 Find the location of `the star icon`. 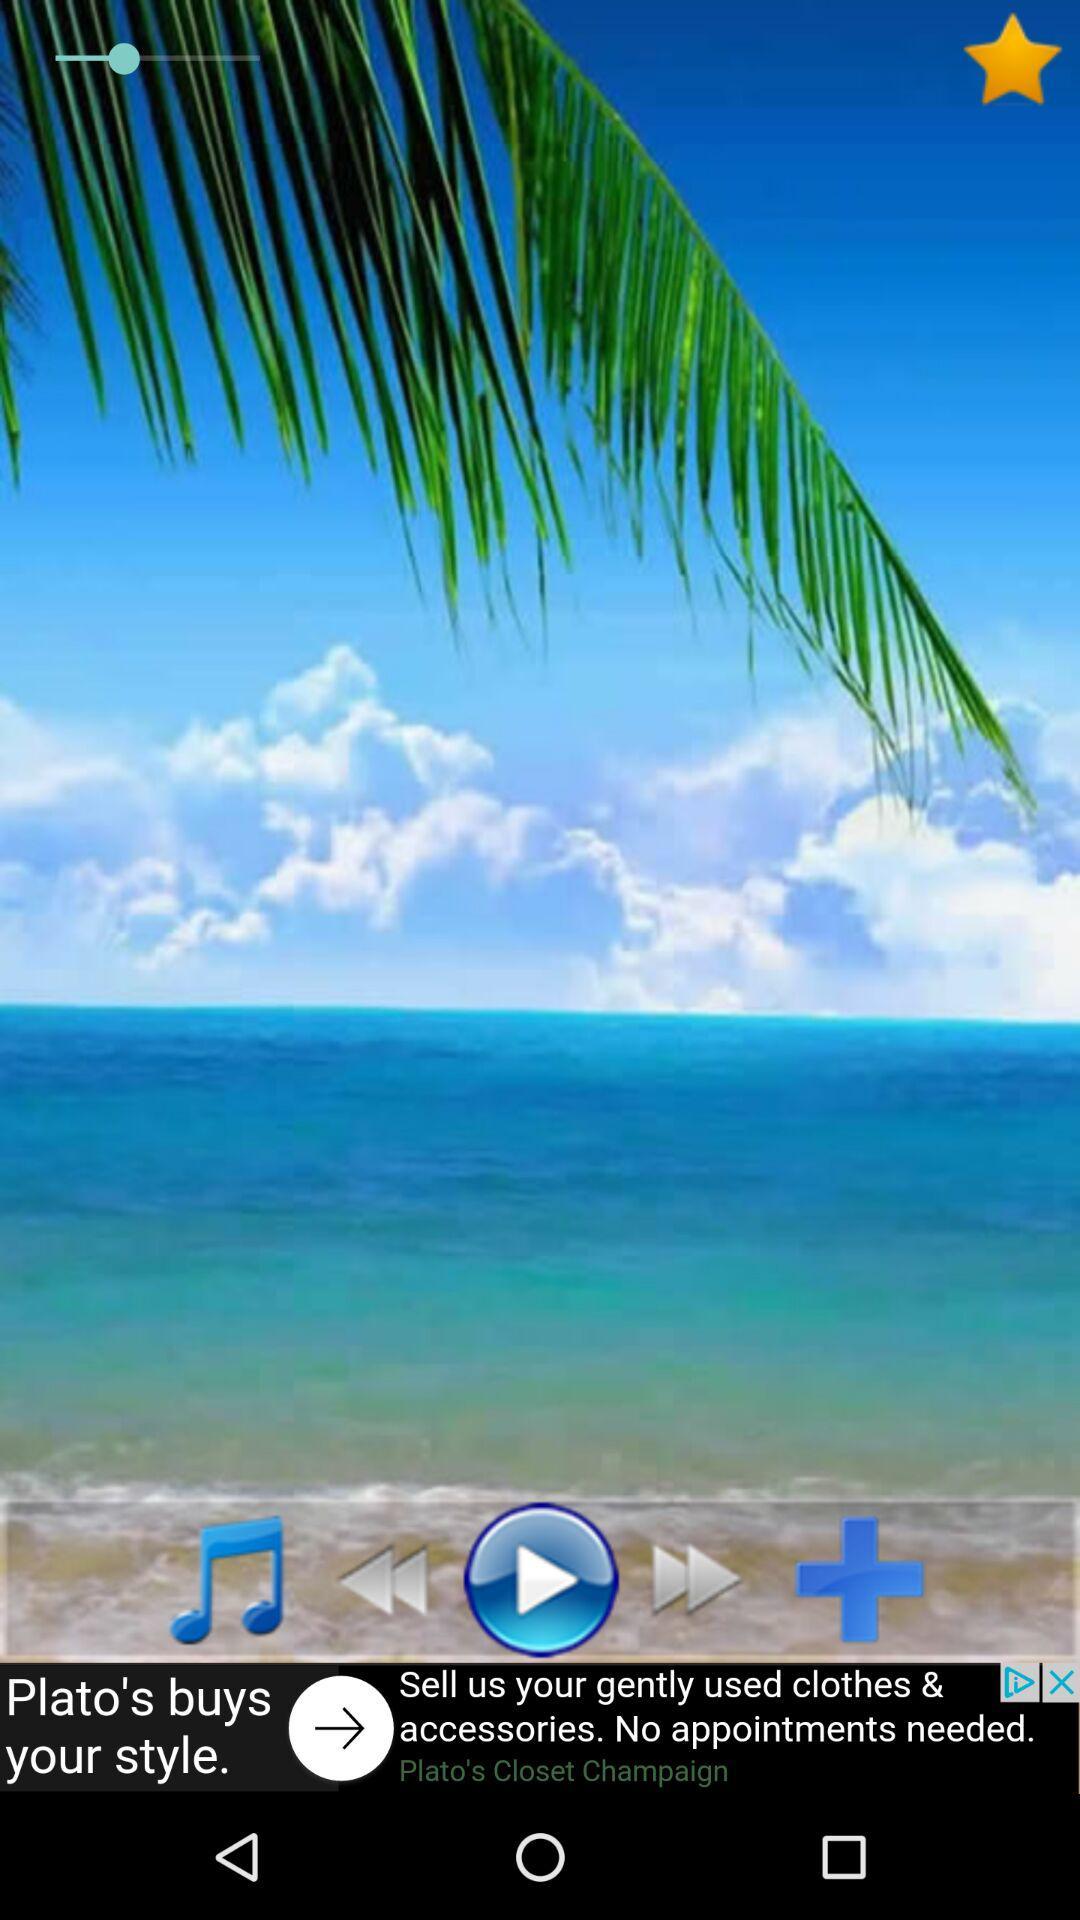

the star icon is located at coordinates (1020, 59).